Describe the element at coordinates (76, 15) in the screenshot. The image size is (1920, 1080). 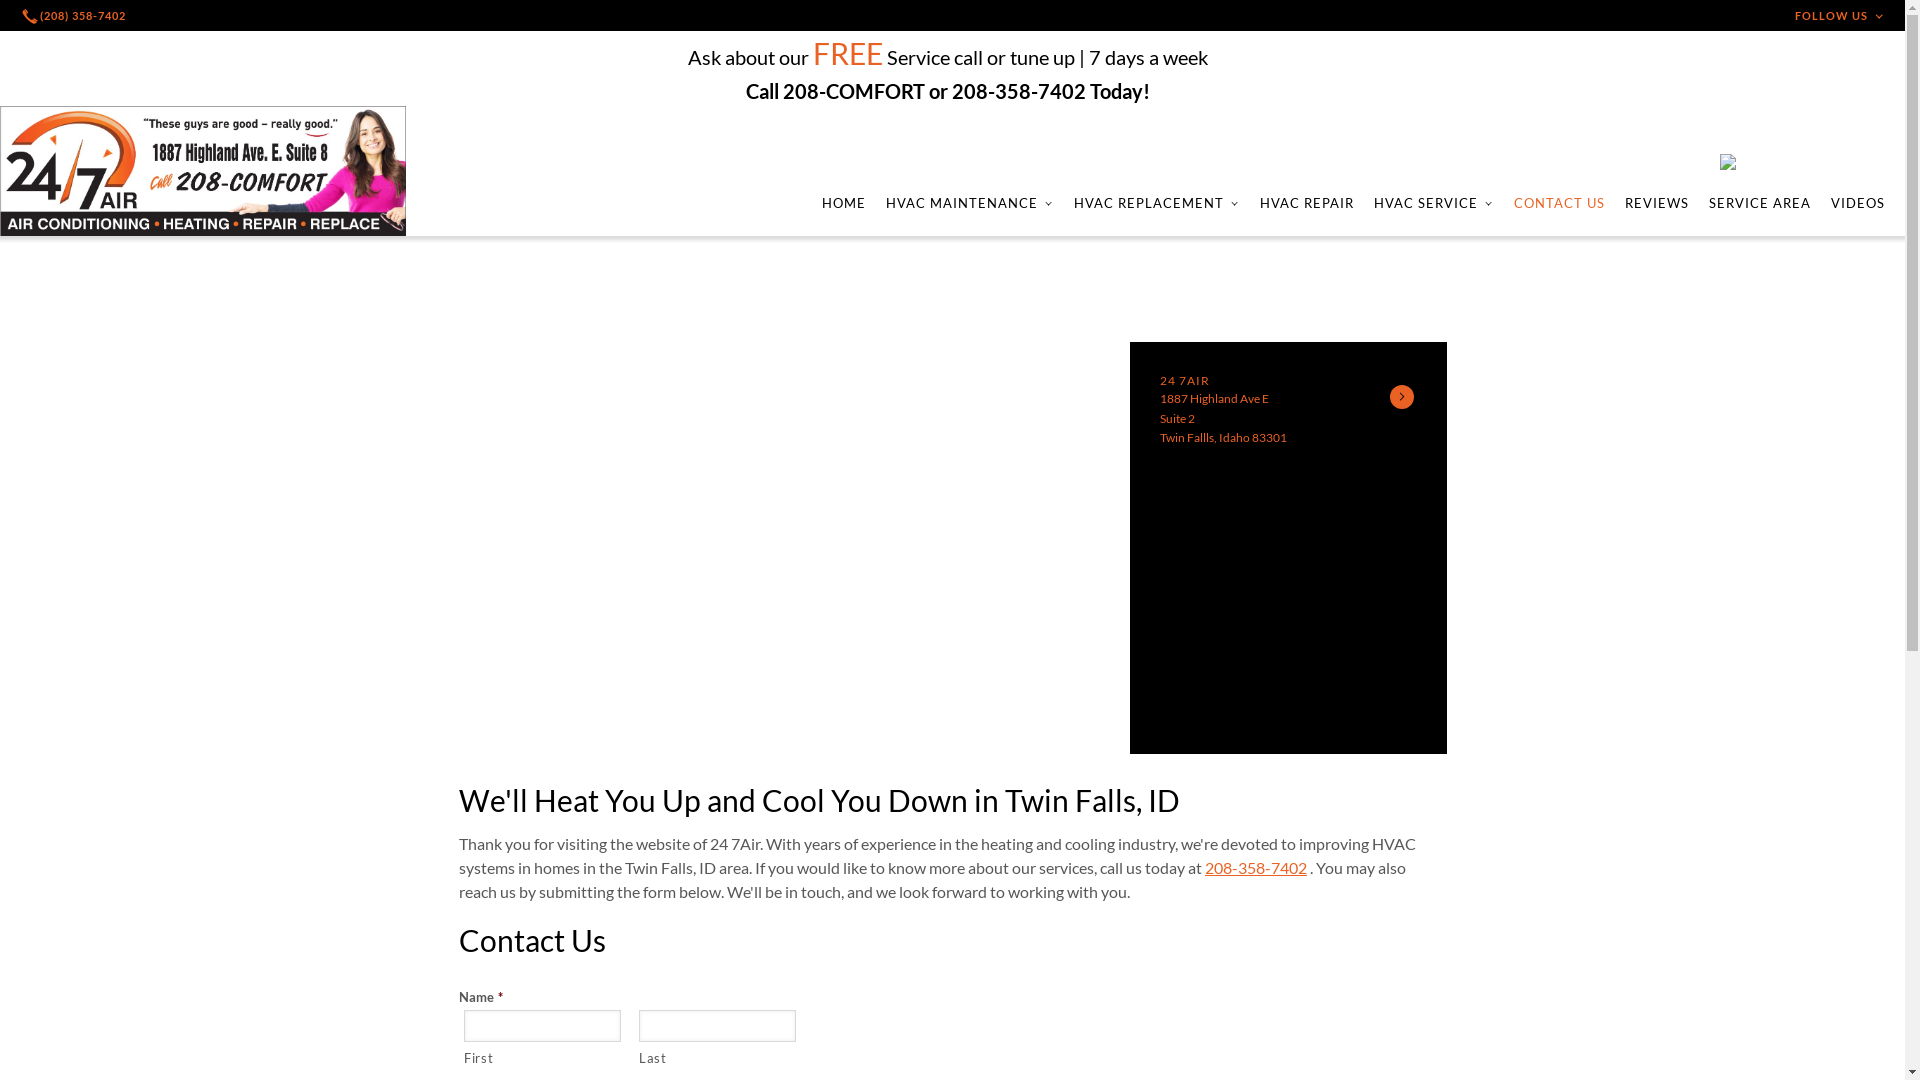
I see `'(208) 358-7402'` at that location.